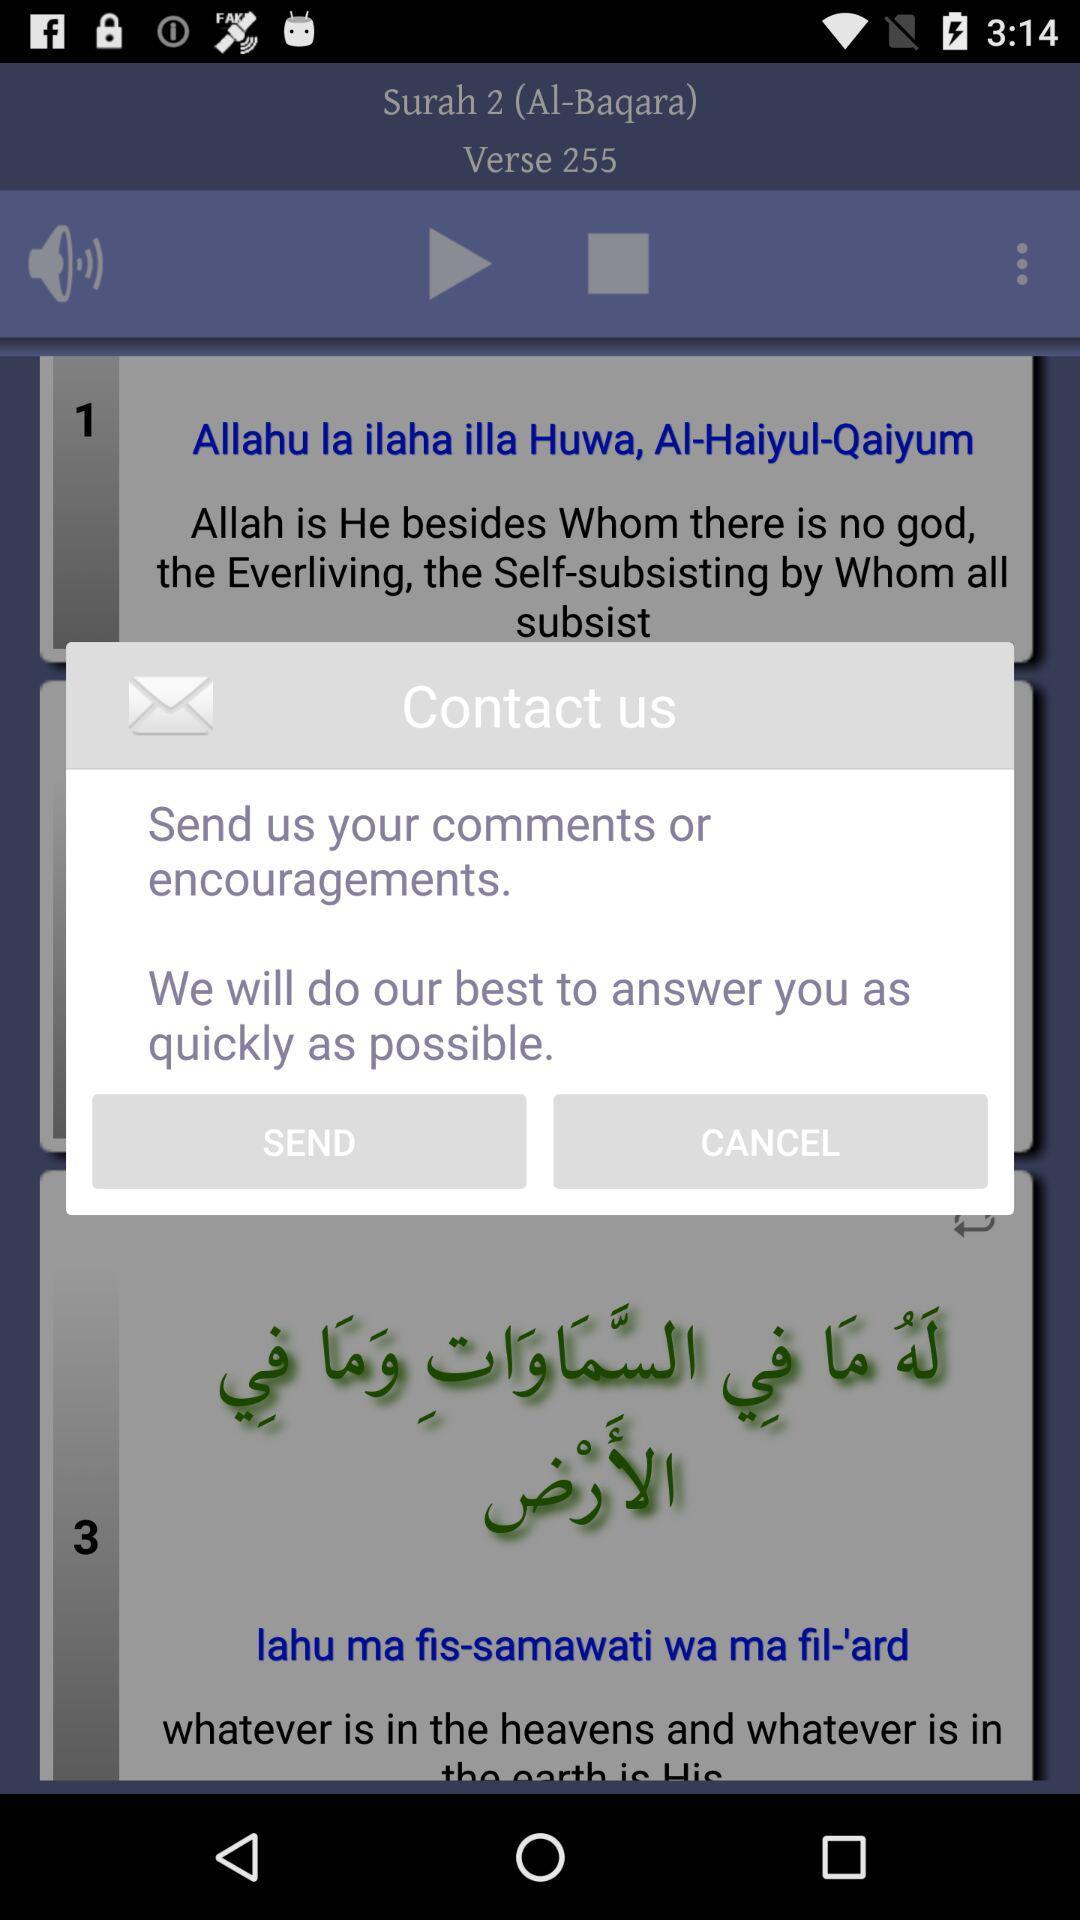 The image size is (1080, 1920). I want to click on send us your item, so click(540, 930).